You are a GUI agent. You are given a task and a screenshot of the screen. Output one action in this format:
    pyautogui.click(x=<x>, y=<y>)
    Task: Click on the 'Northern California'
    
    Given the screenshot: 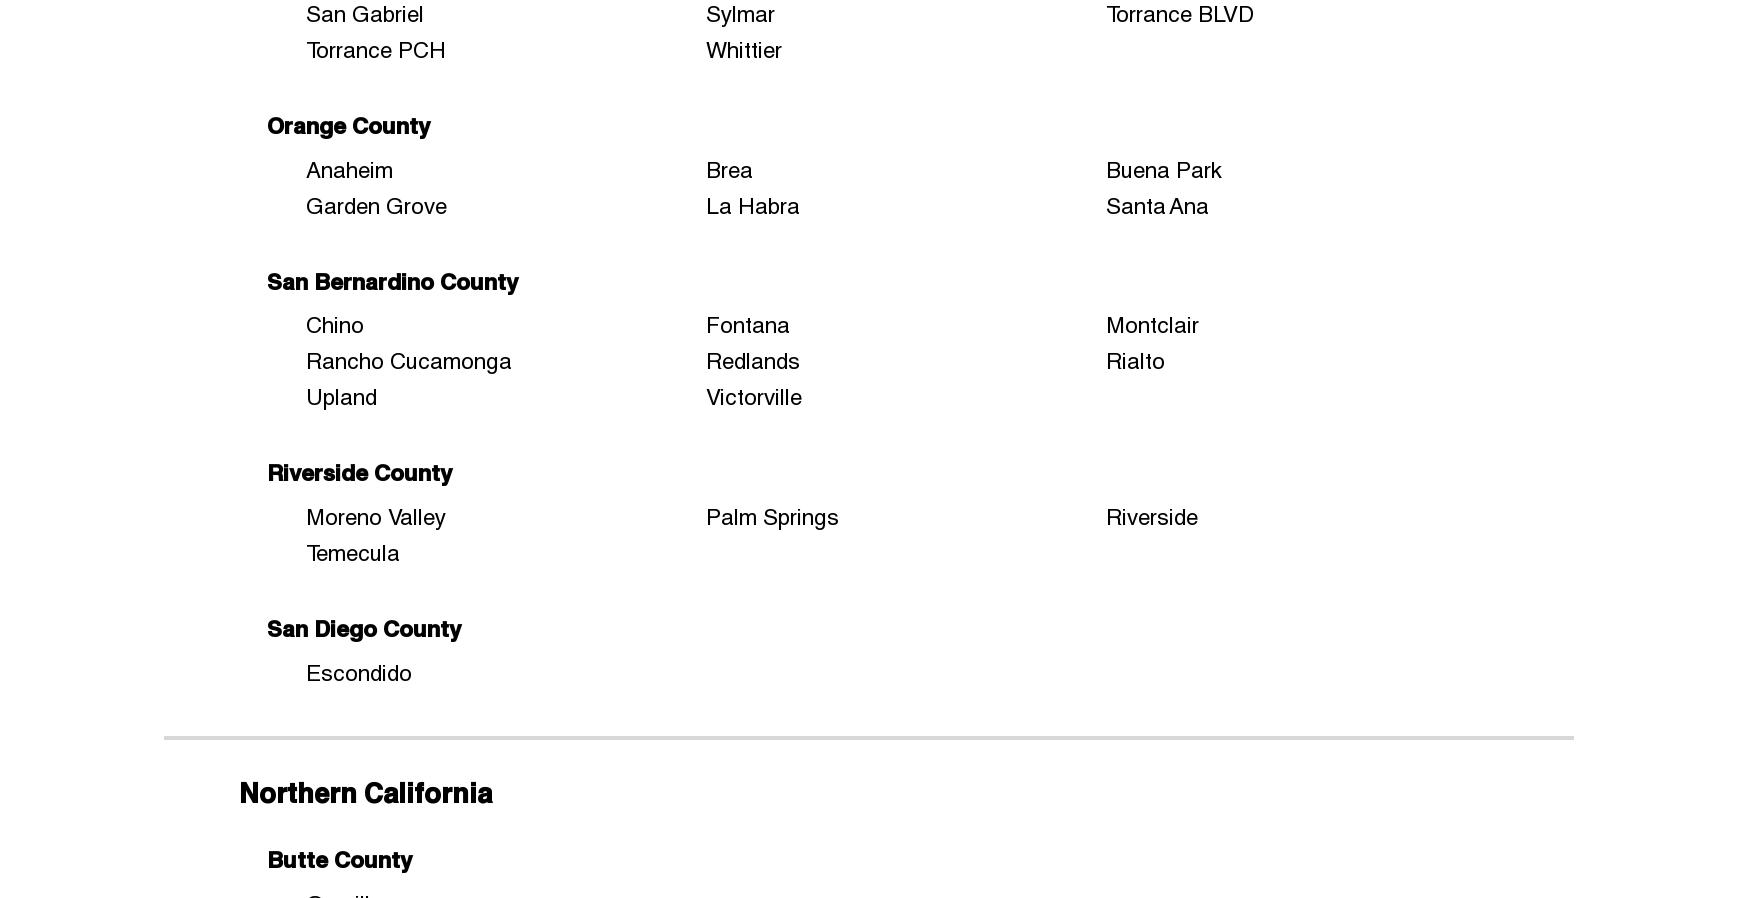 What is the action you would take?
    pyautogui.click(x=363, y=792)
    